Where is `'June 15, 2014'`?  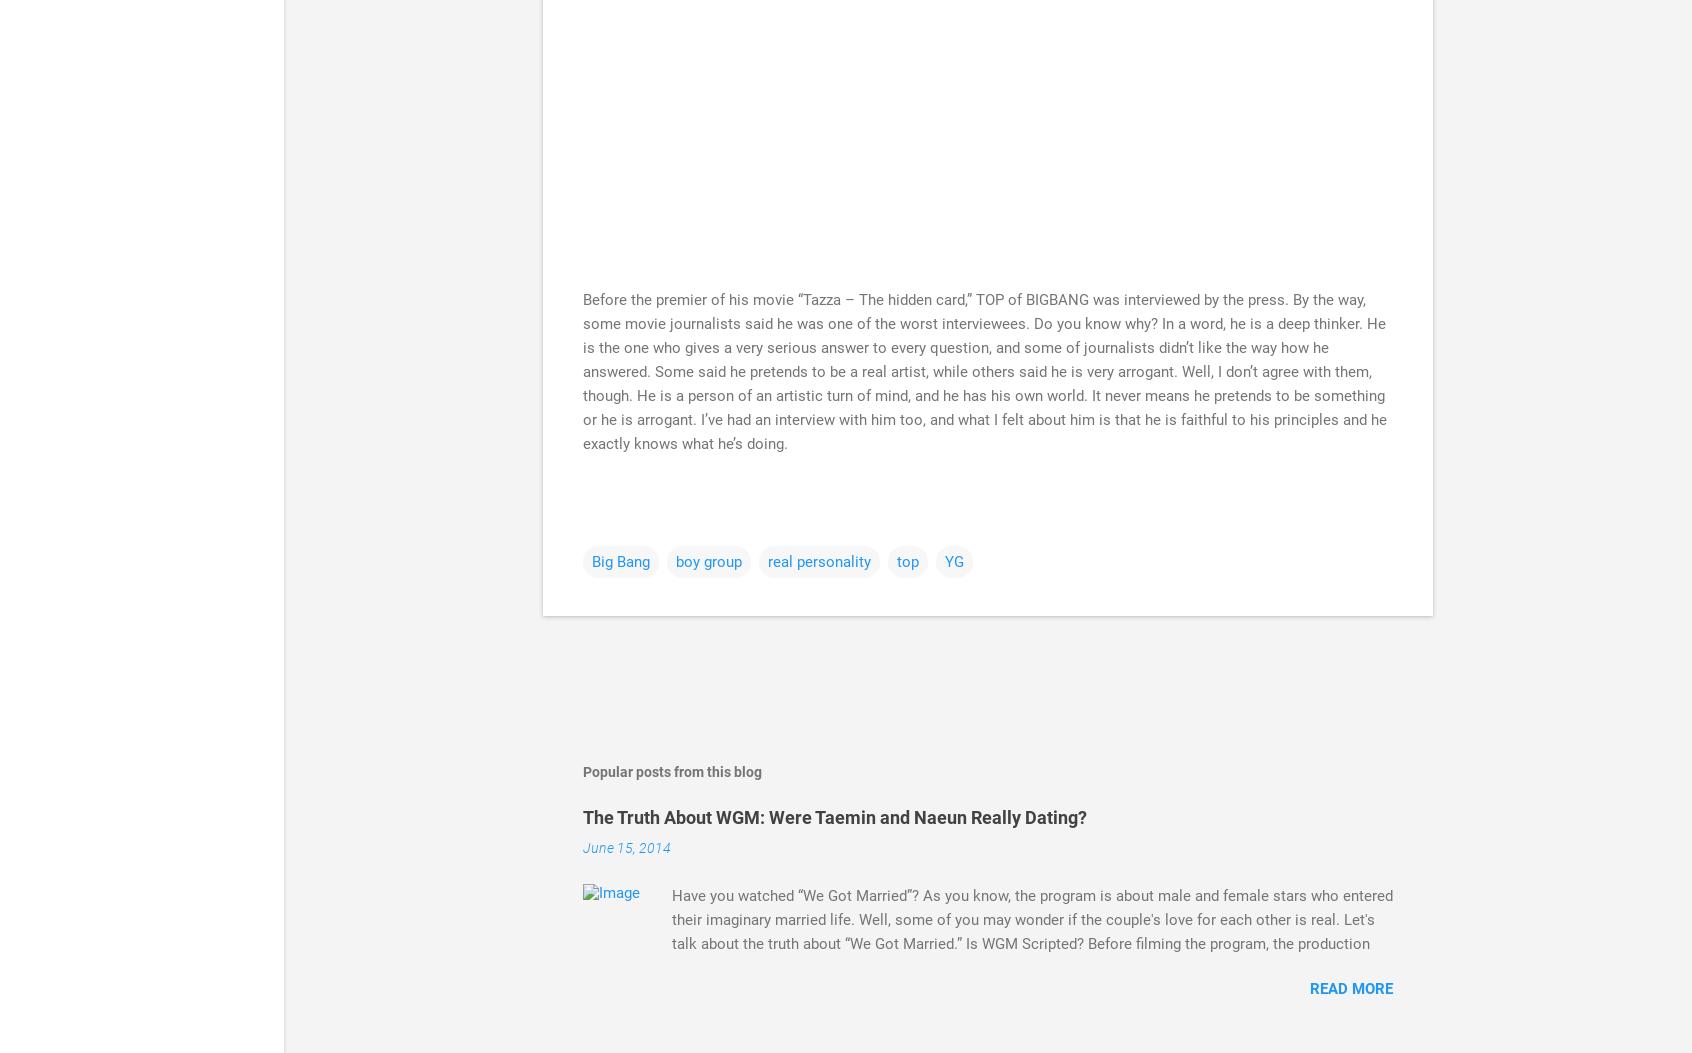 'June 15, 2014' is located at coordinates (626, 846).